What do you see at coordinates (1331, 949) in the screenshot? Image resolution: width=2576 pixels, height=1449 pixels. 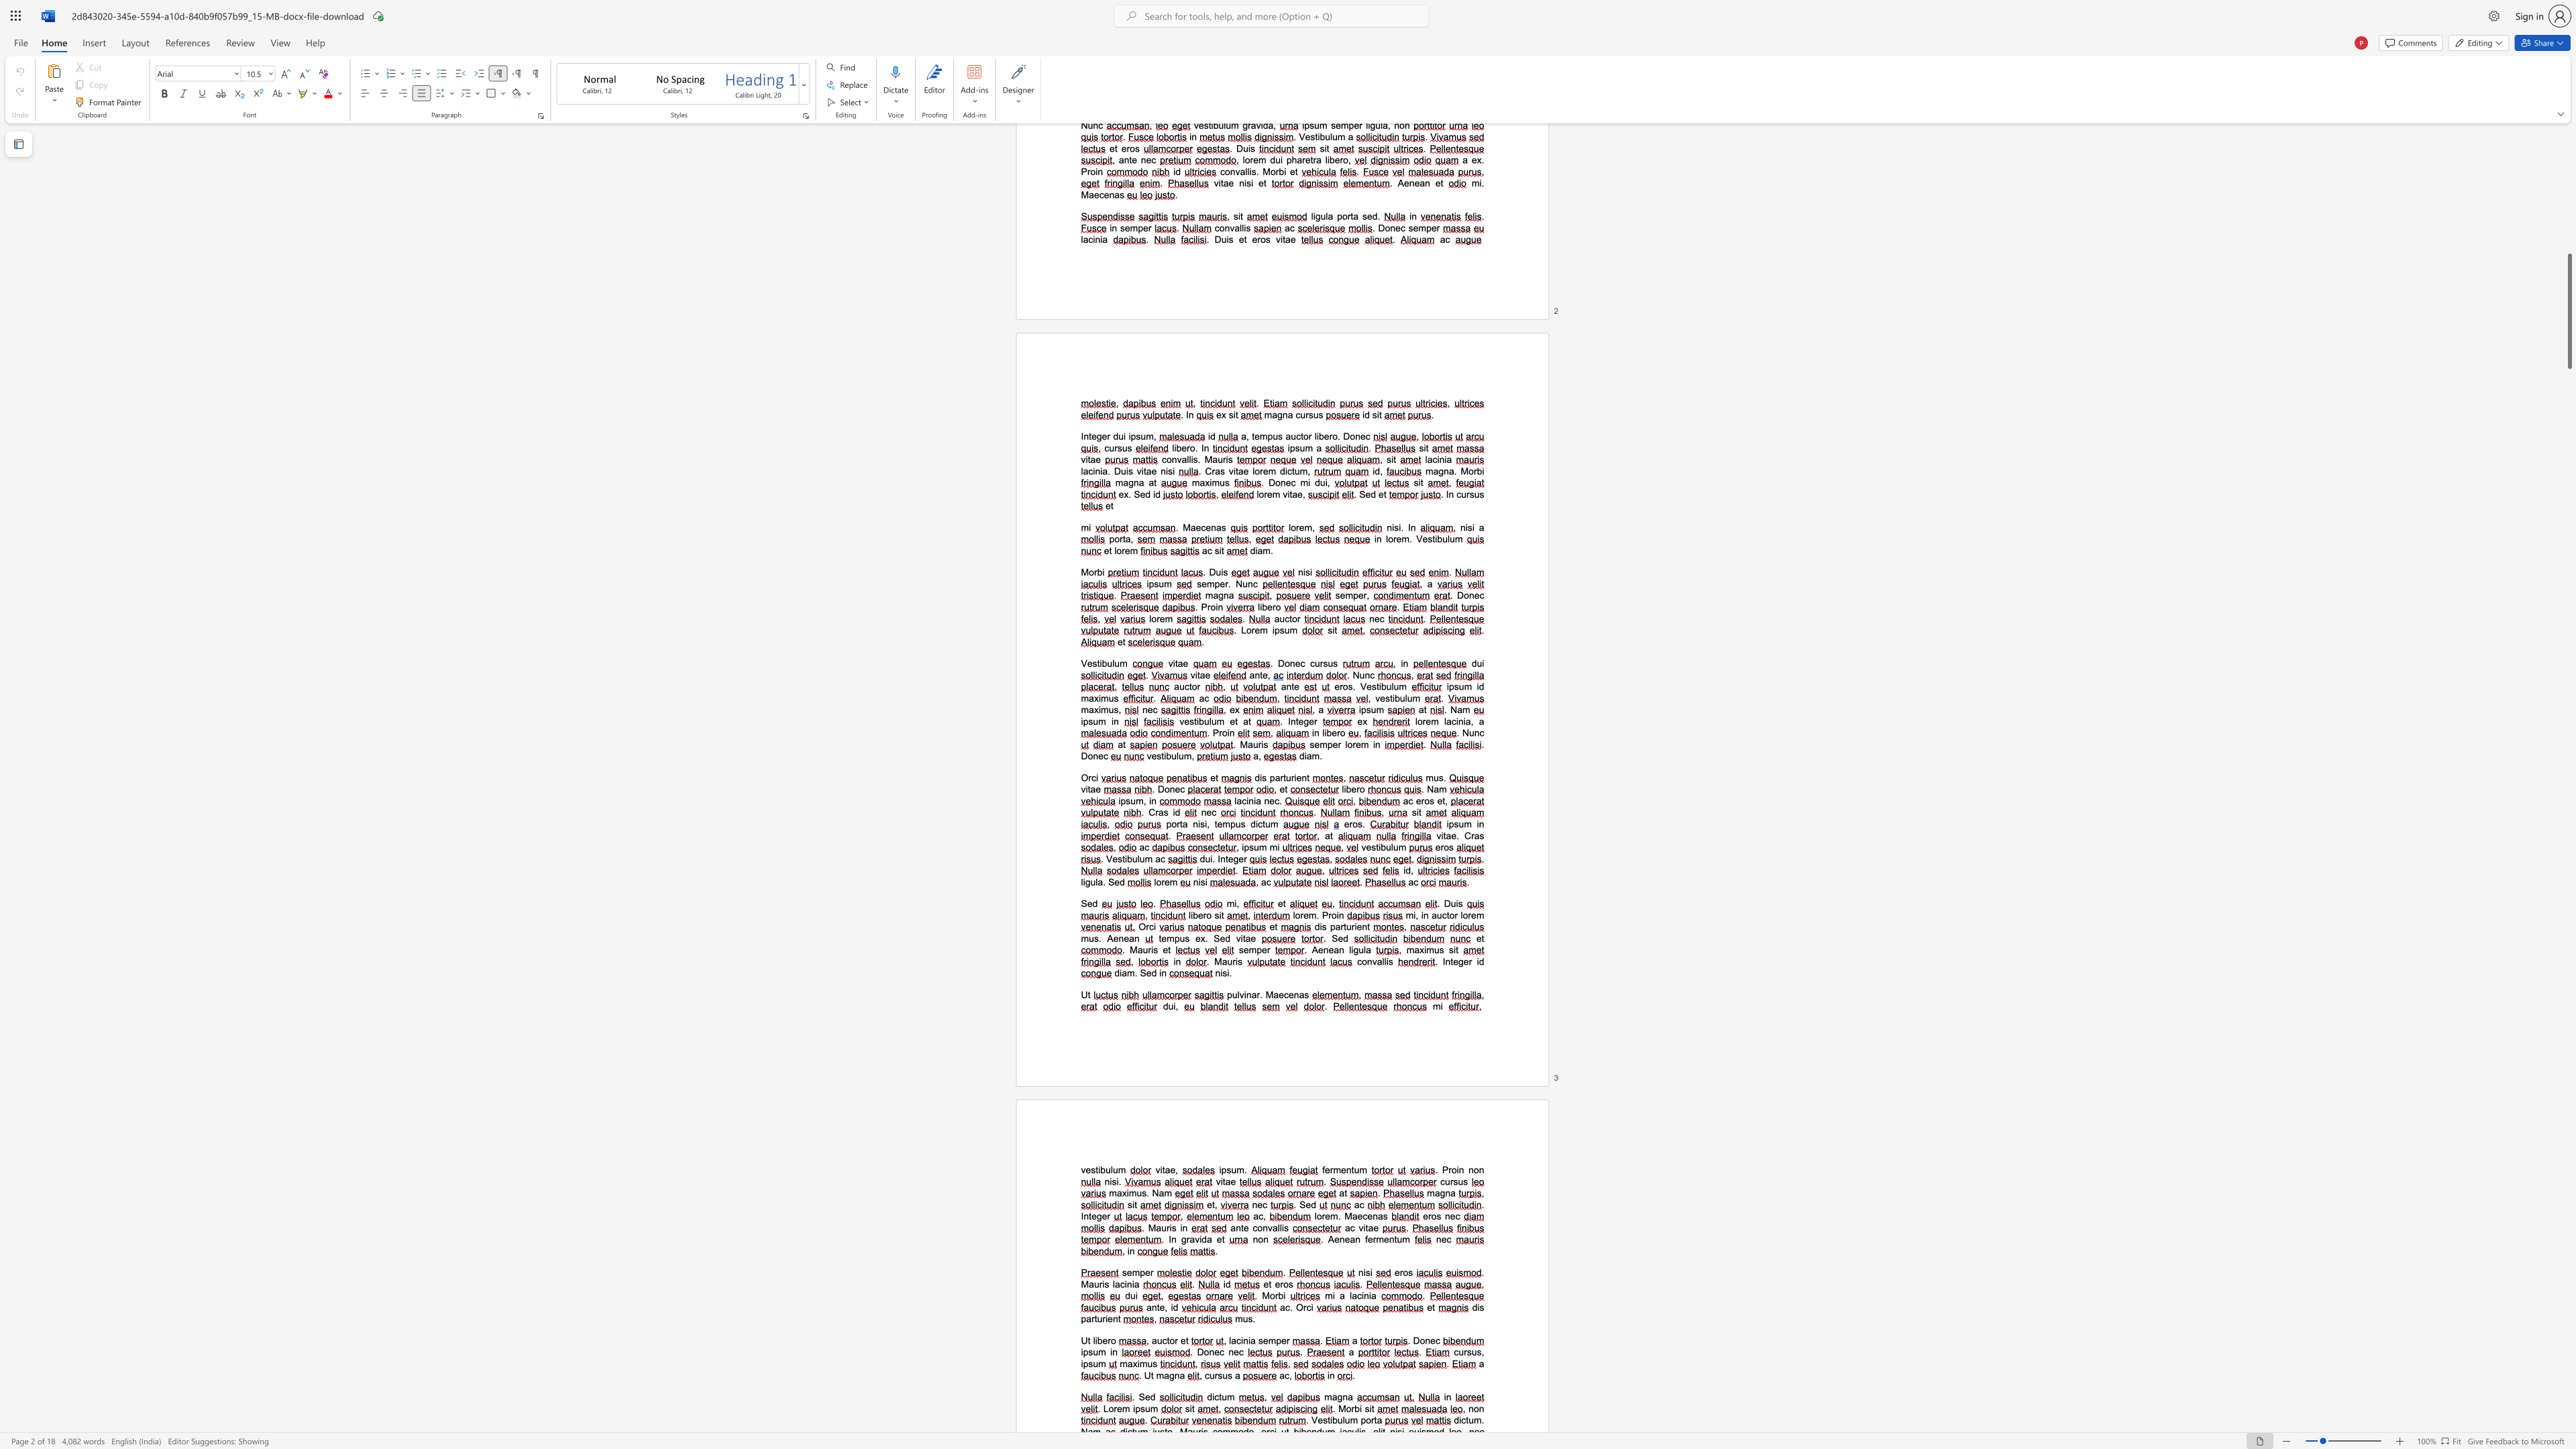 I see `the 2th character "e" in the text` at bounding box center [1331, 949].